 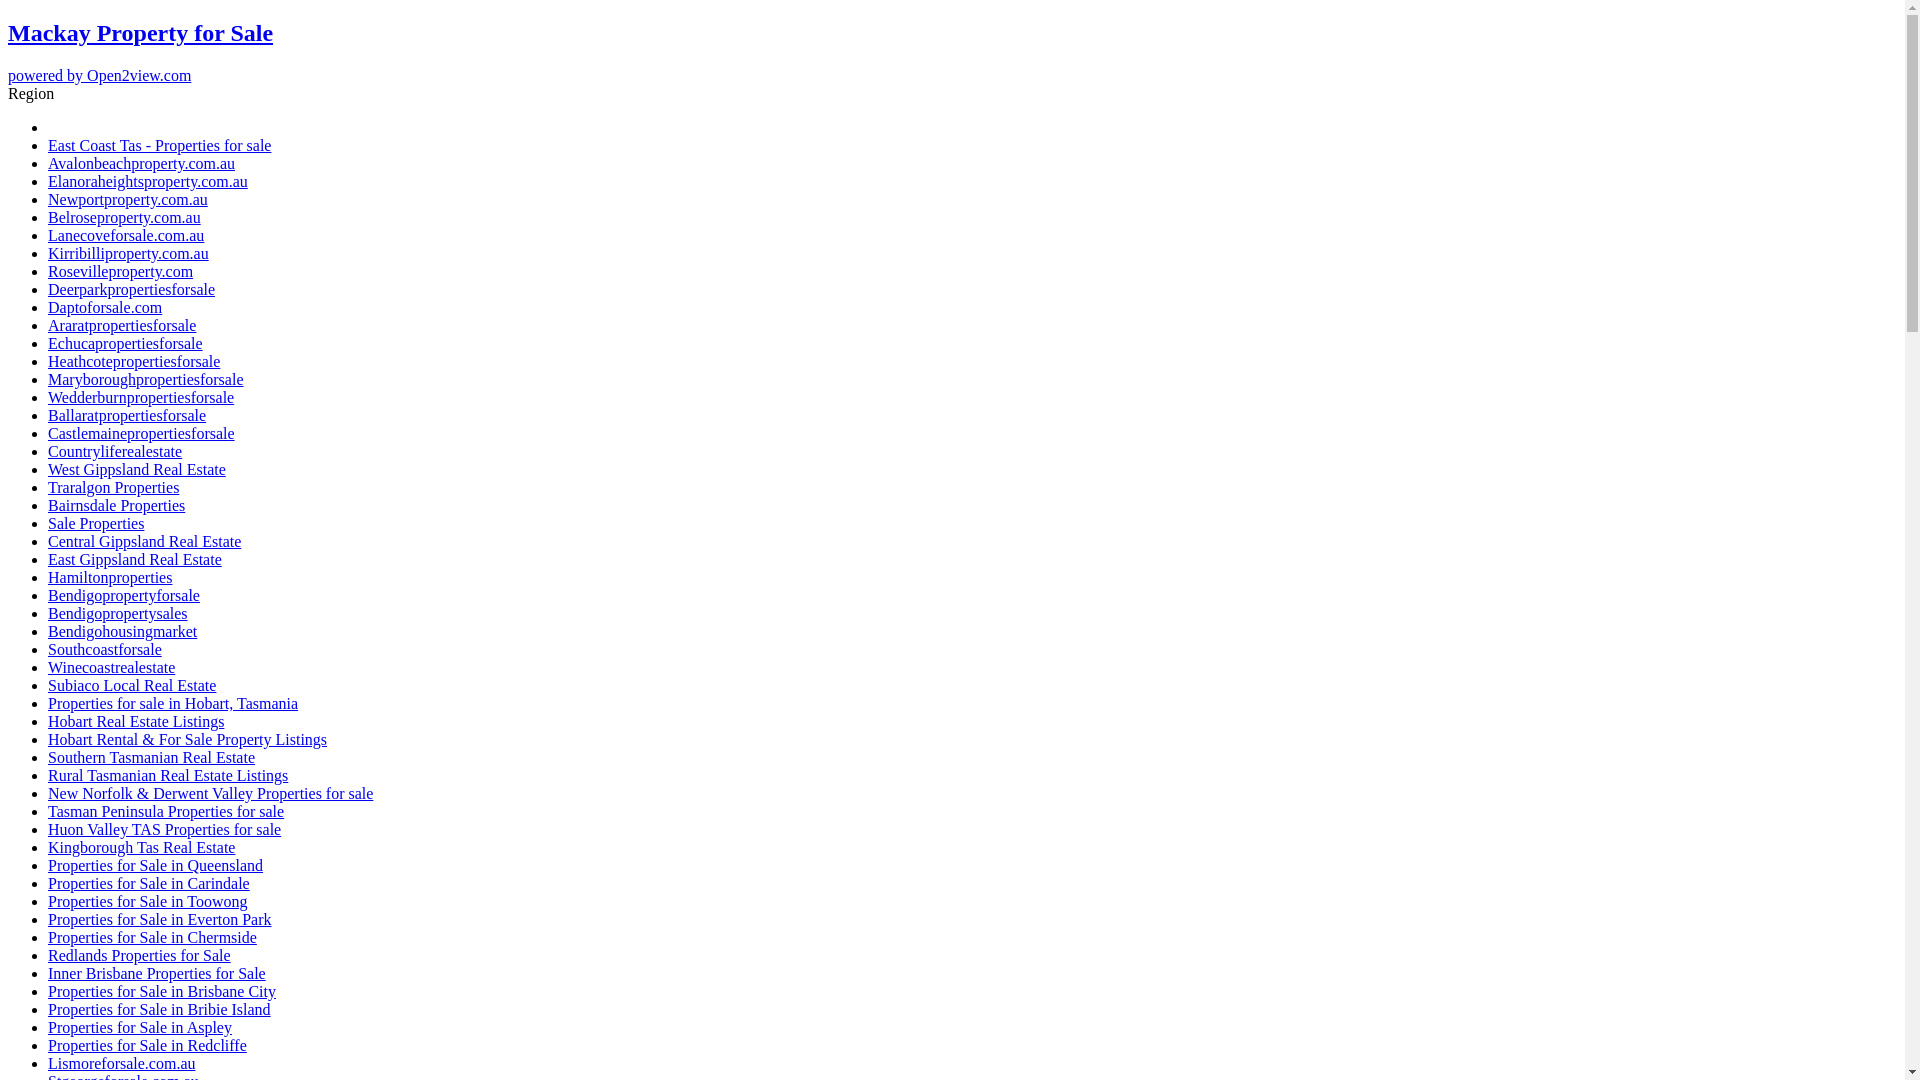 I want to click on 'Bendigopropertysales', so click(x=117, y=612).